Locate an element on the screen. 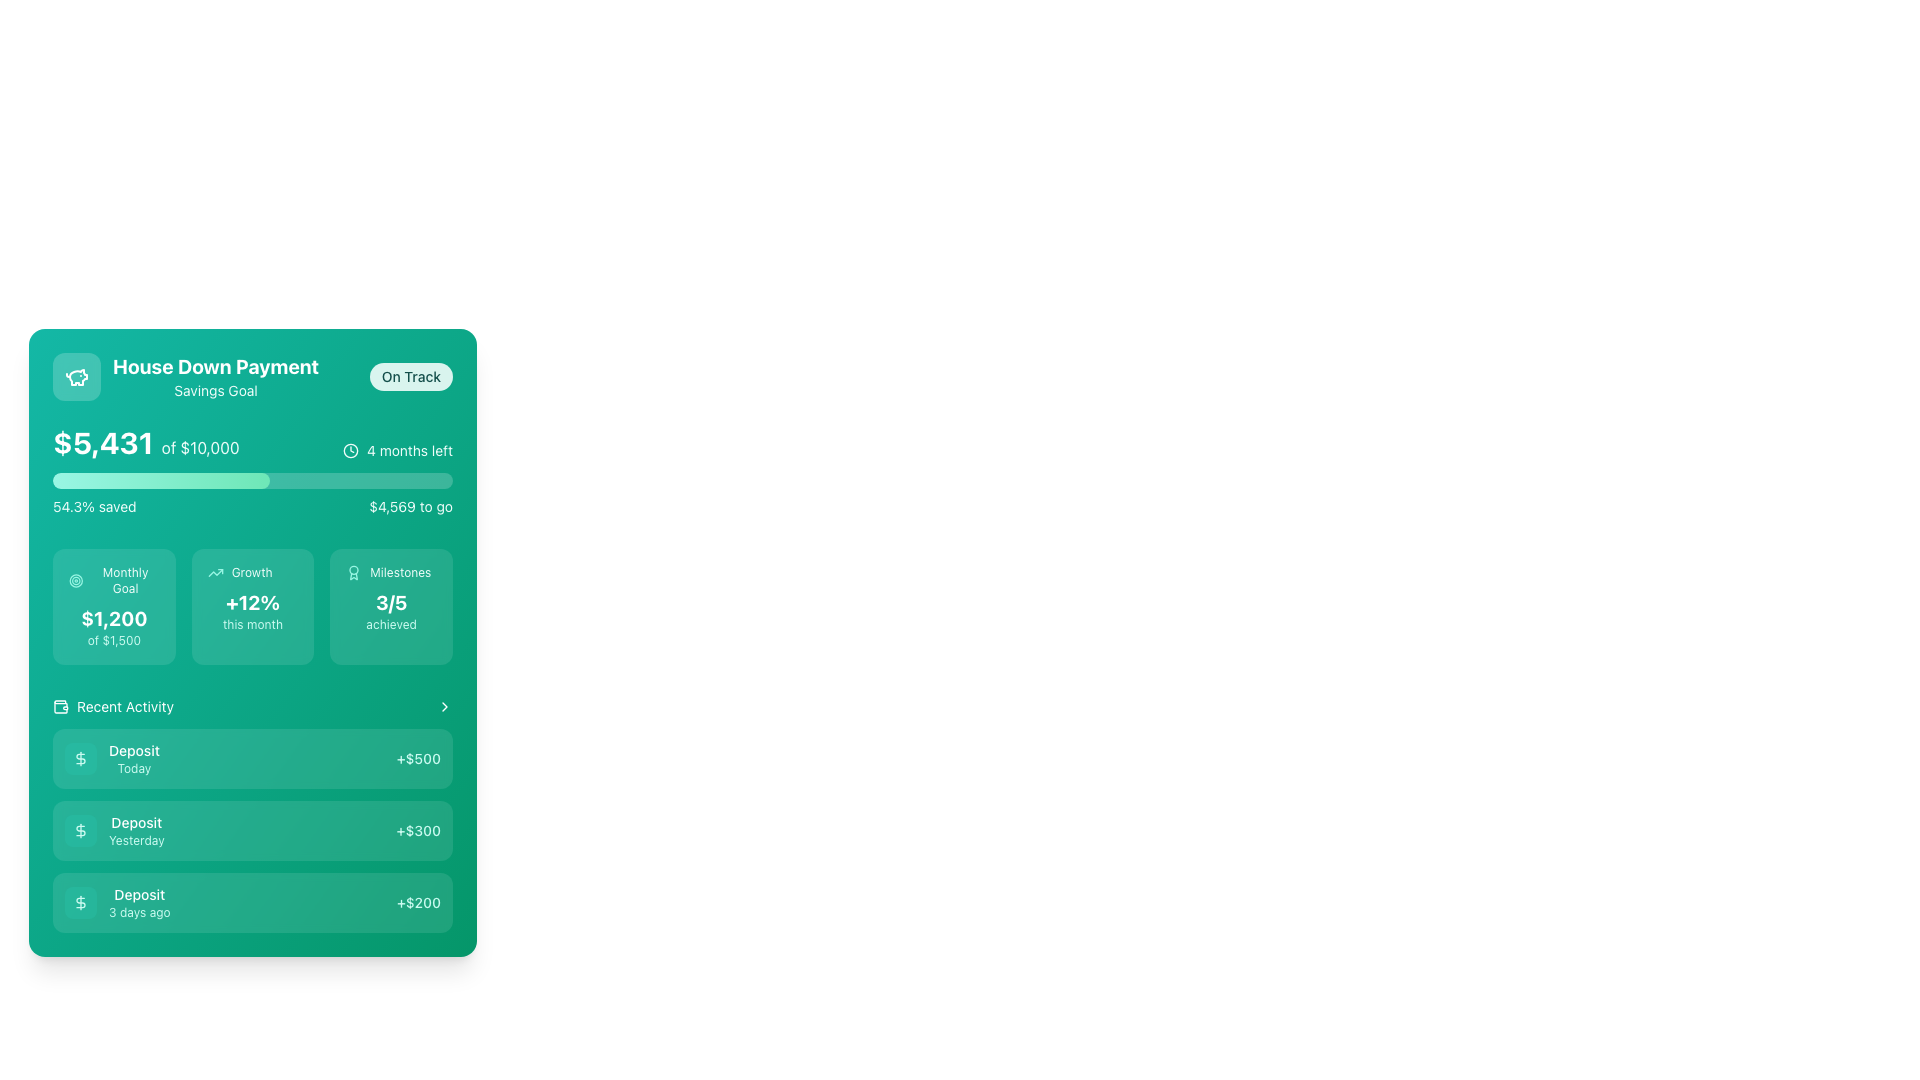 This screenshot has height=1080, width=1920. the status indicator label located at the top right corner of the green card section, next to the main heading 'House Down Payment' is located at coordinates (410, 377).